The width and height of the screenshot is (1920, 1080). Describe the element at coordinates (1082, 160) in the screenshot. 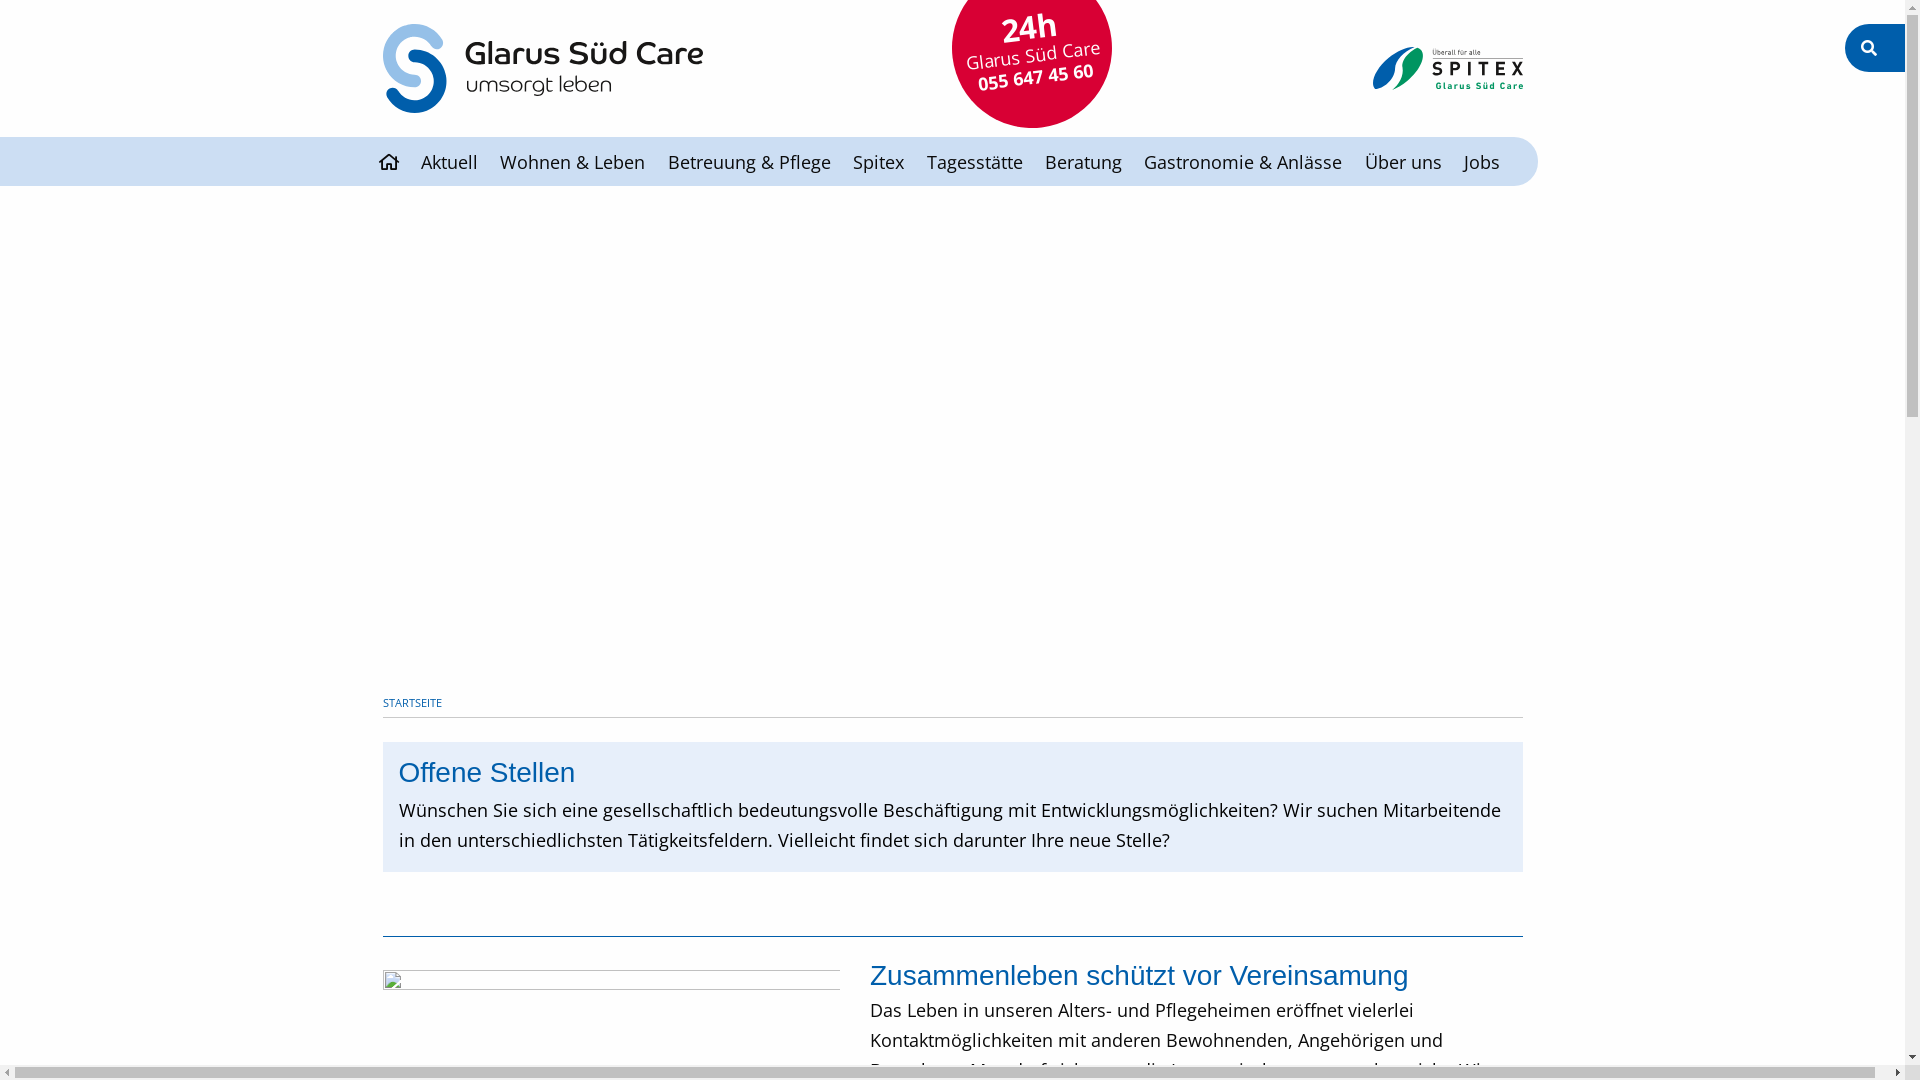

I see `'Beratung'` at that location.